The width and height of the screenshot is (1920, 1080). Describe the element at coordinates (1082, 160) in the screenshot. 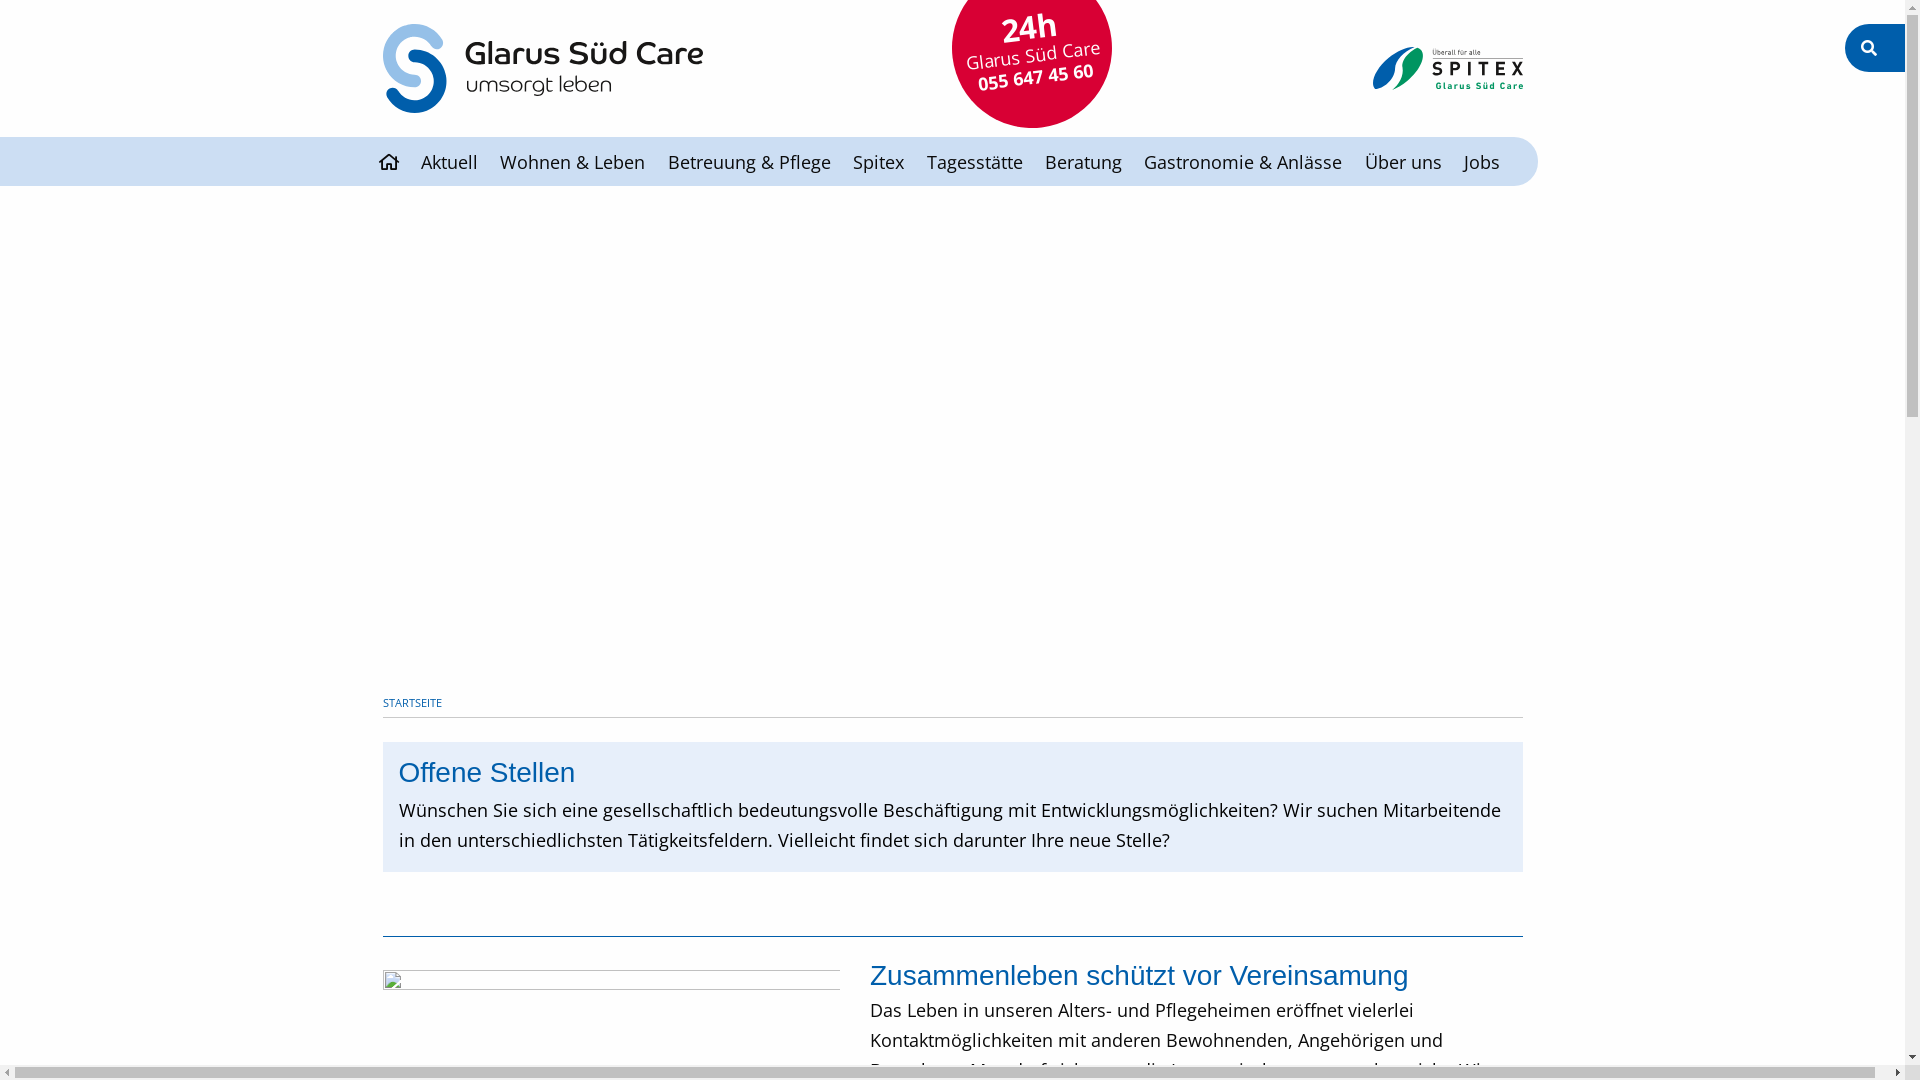

I see `'Beratung'` at that location.